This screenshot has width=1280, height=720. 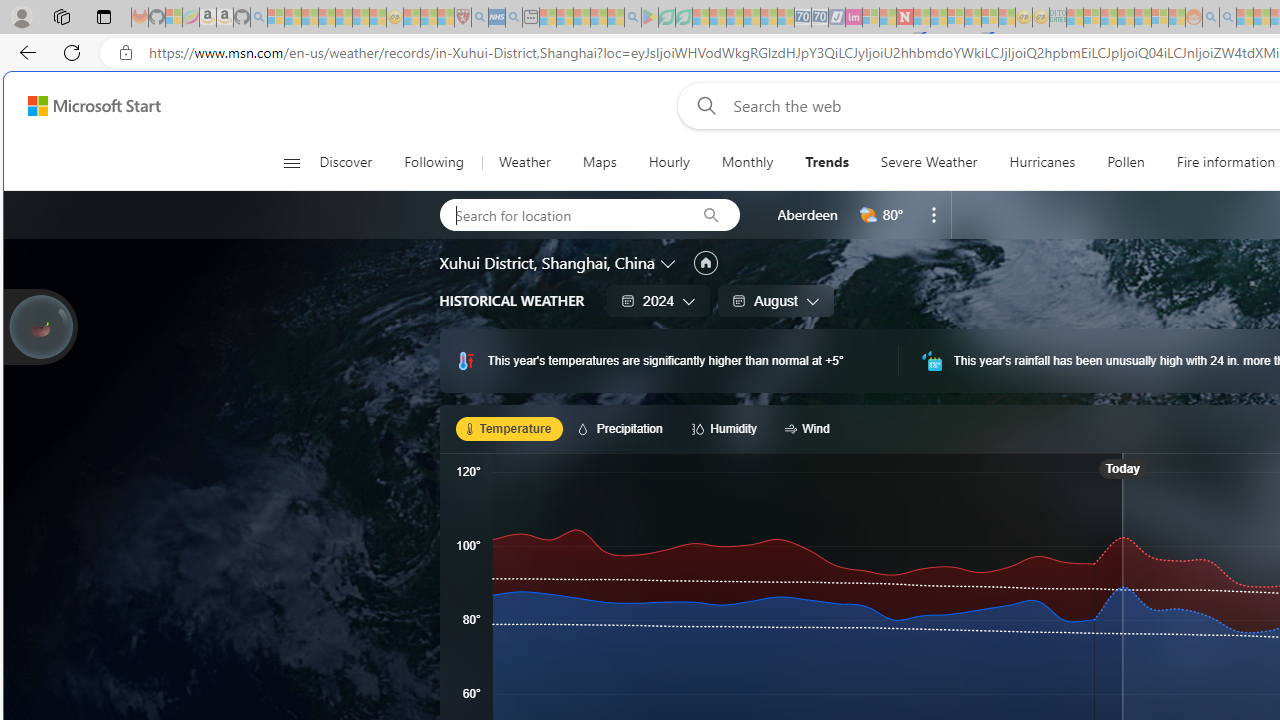 I want to click on 'Join us in planting real trees to help our planet!', so click(x=40, y=326).